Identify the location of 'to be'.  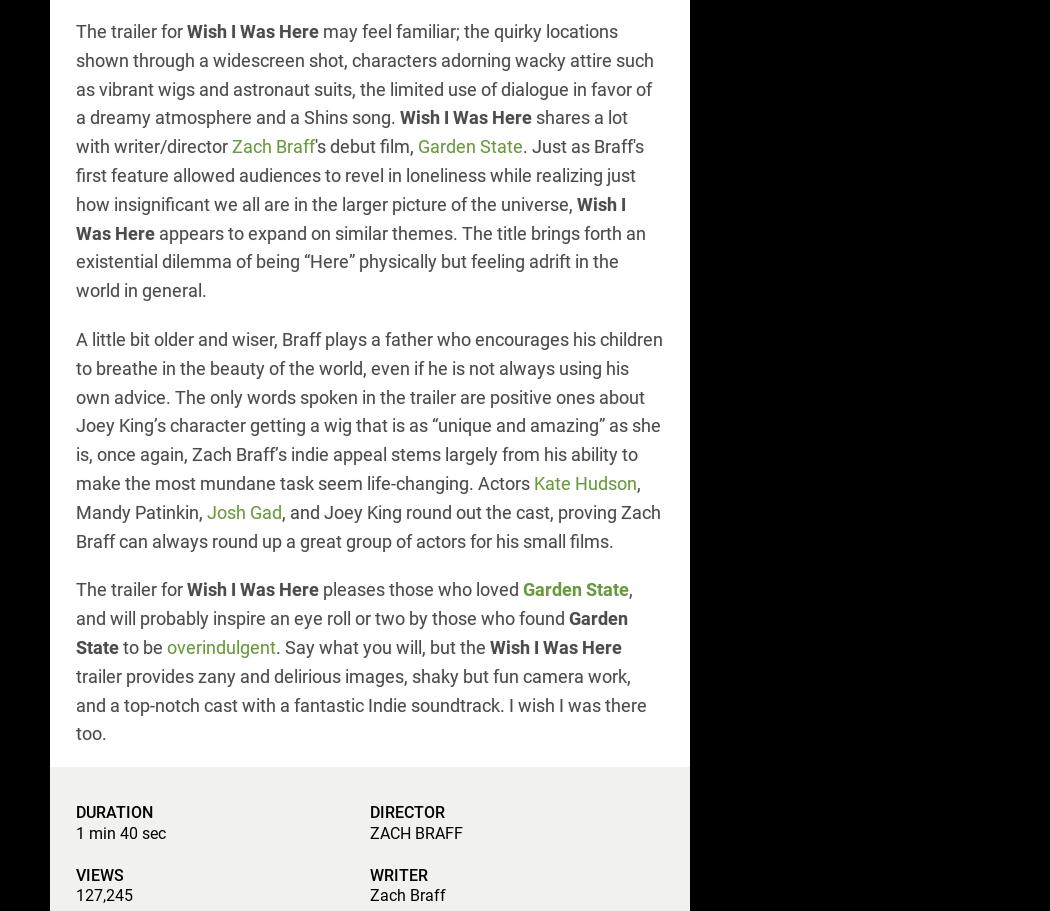
(117, 646).